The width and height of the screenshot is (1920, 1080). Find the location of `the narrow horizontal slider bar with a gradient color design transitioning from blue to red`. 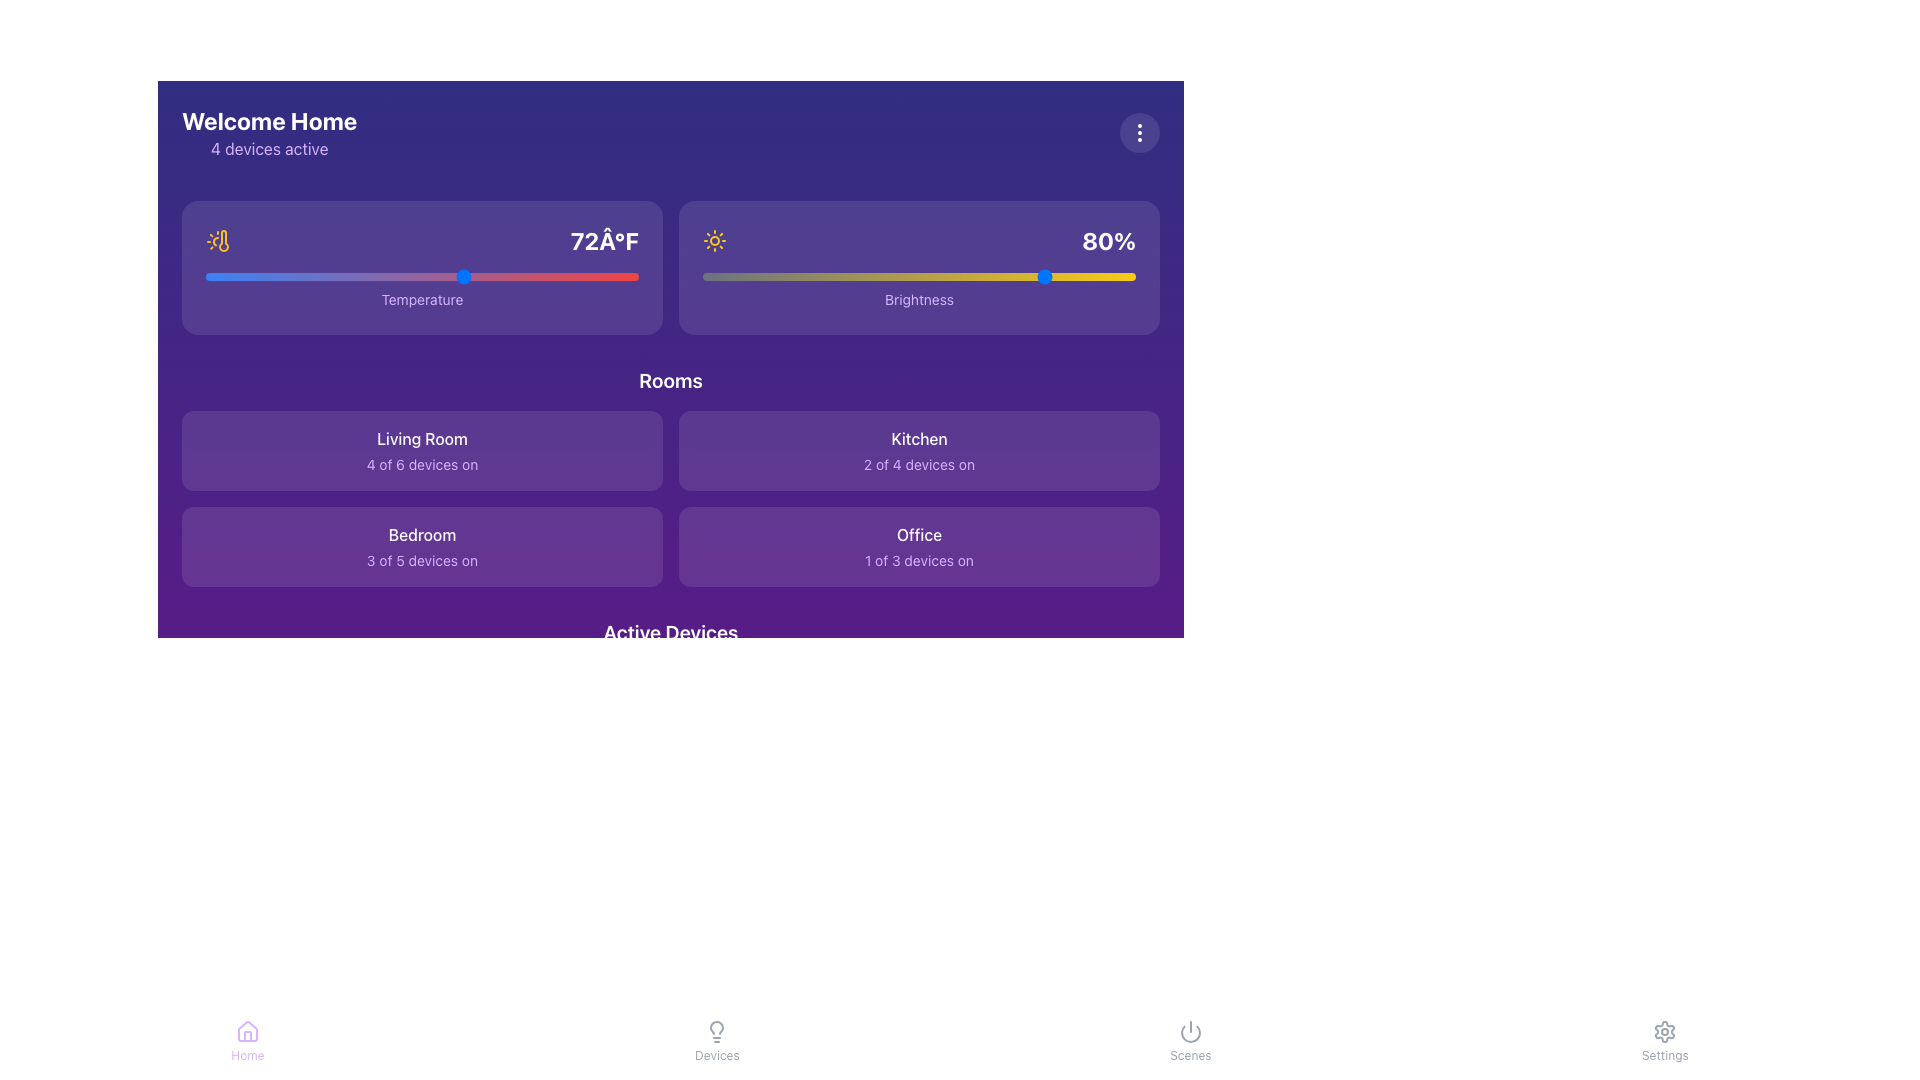

the narrow horizontal slider bar with a gradient color design transitioning from blue to red is located at coordinates (421, 277).